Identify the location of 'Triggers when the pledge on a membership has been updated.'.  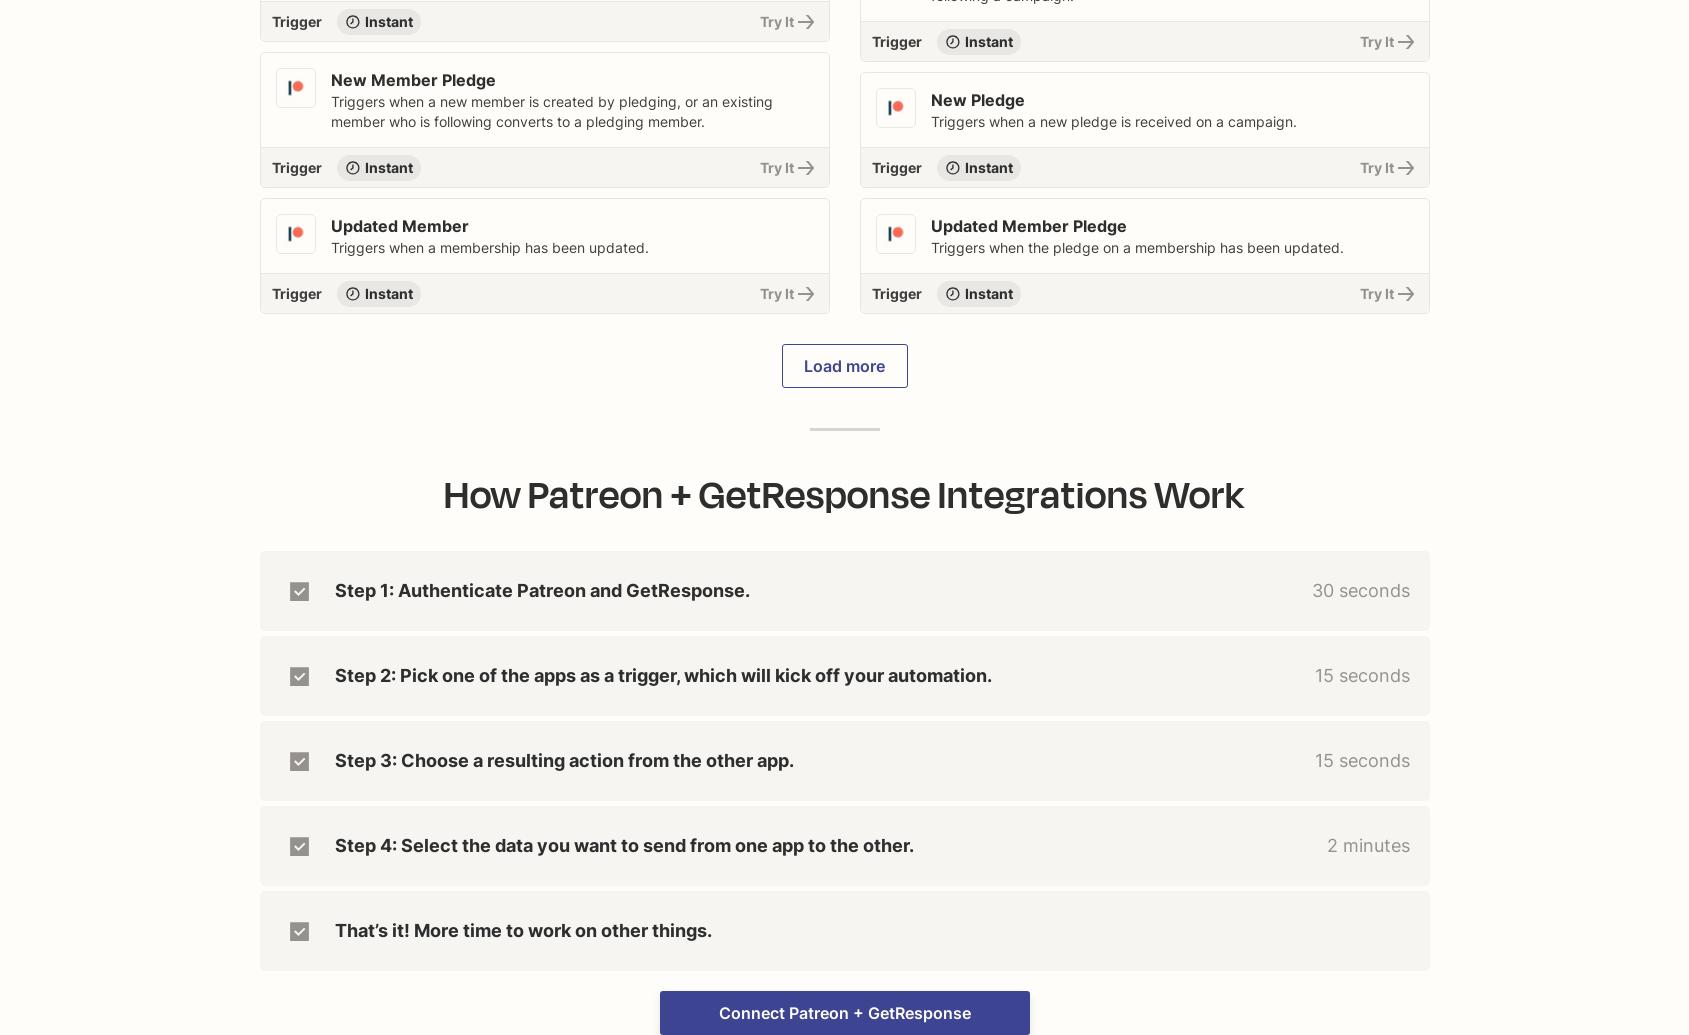
(1135, 247).